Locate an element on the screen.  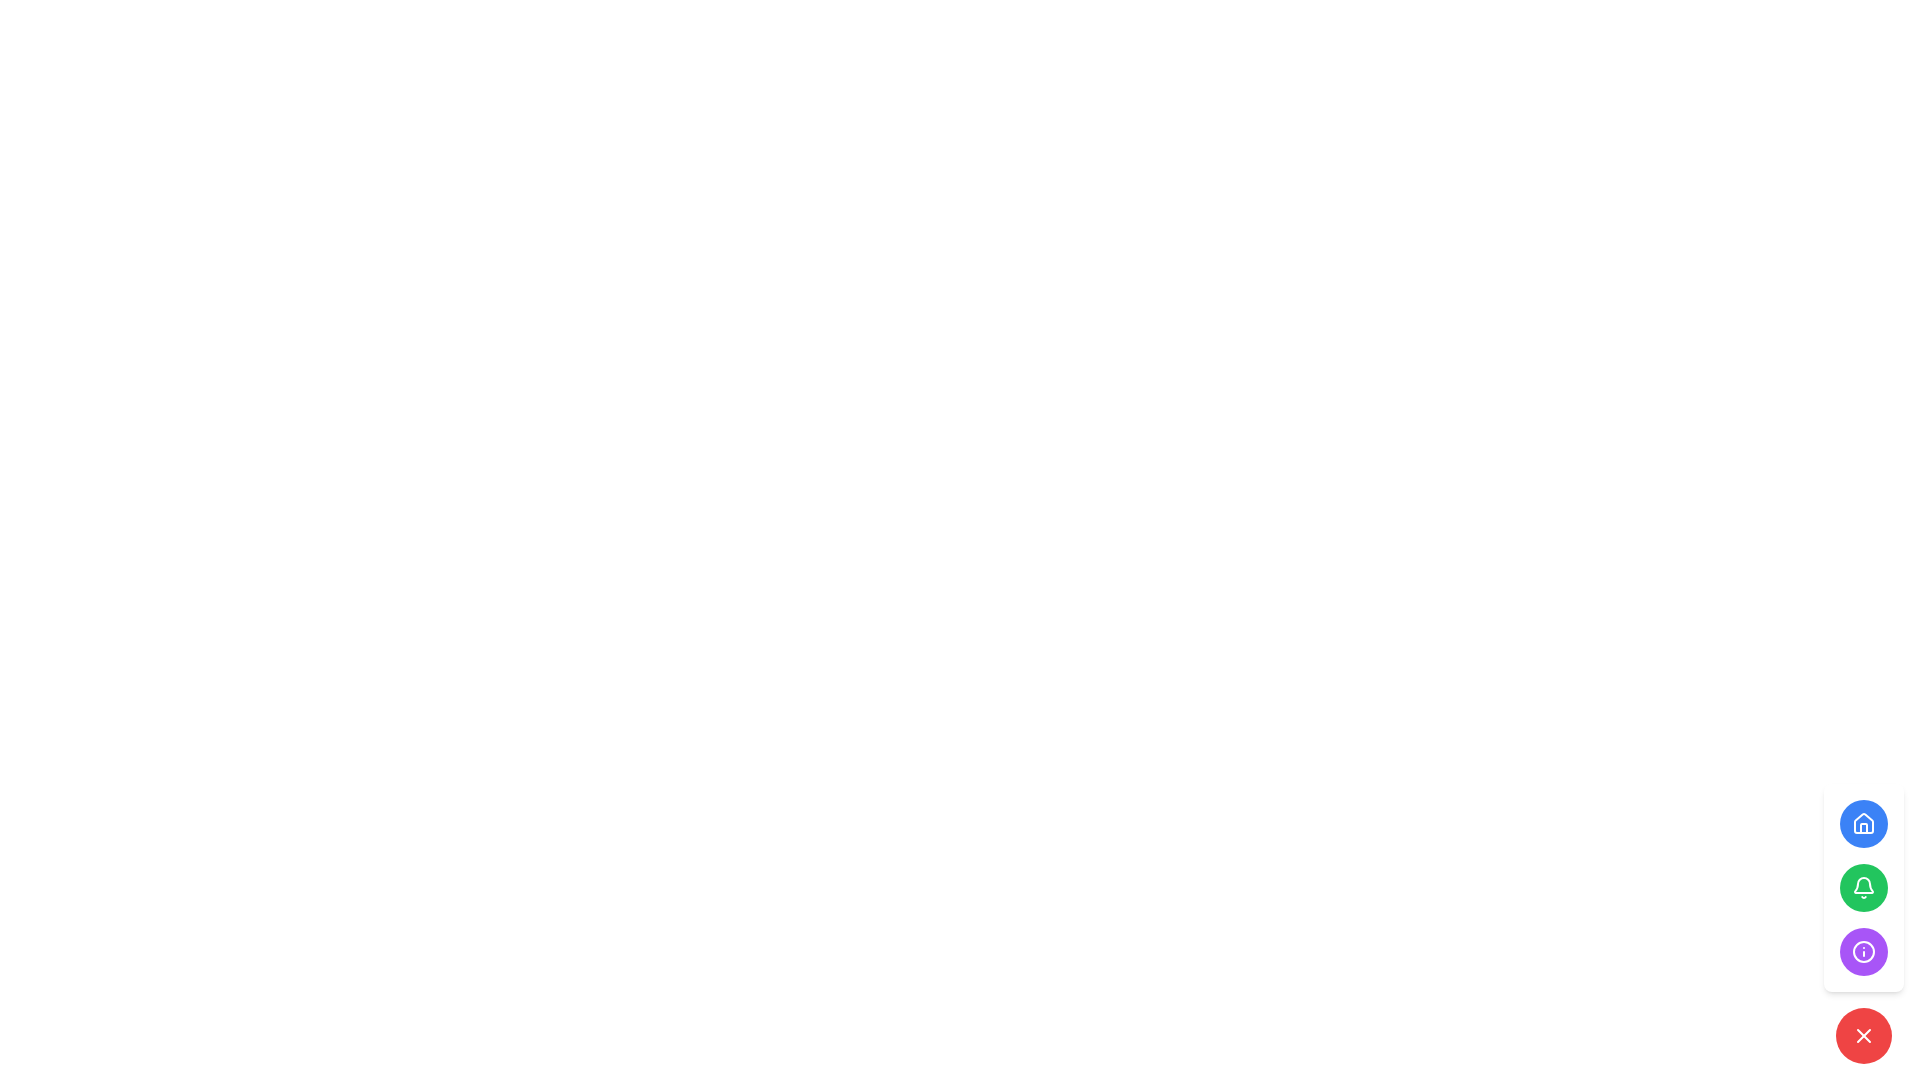
the circular purple button with an 'info' icon, positioned as the fourth button in a vertical group on the right side of the interface is located at coordinates (1862, 951).